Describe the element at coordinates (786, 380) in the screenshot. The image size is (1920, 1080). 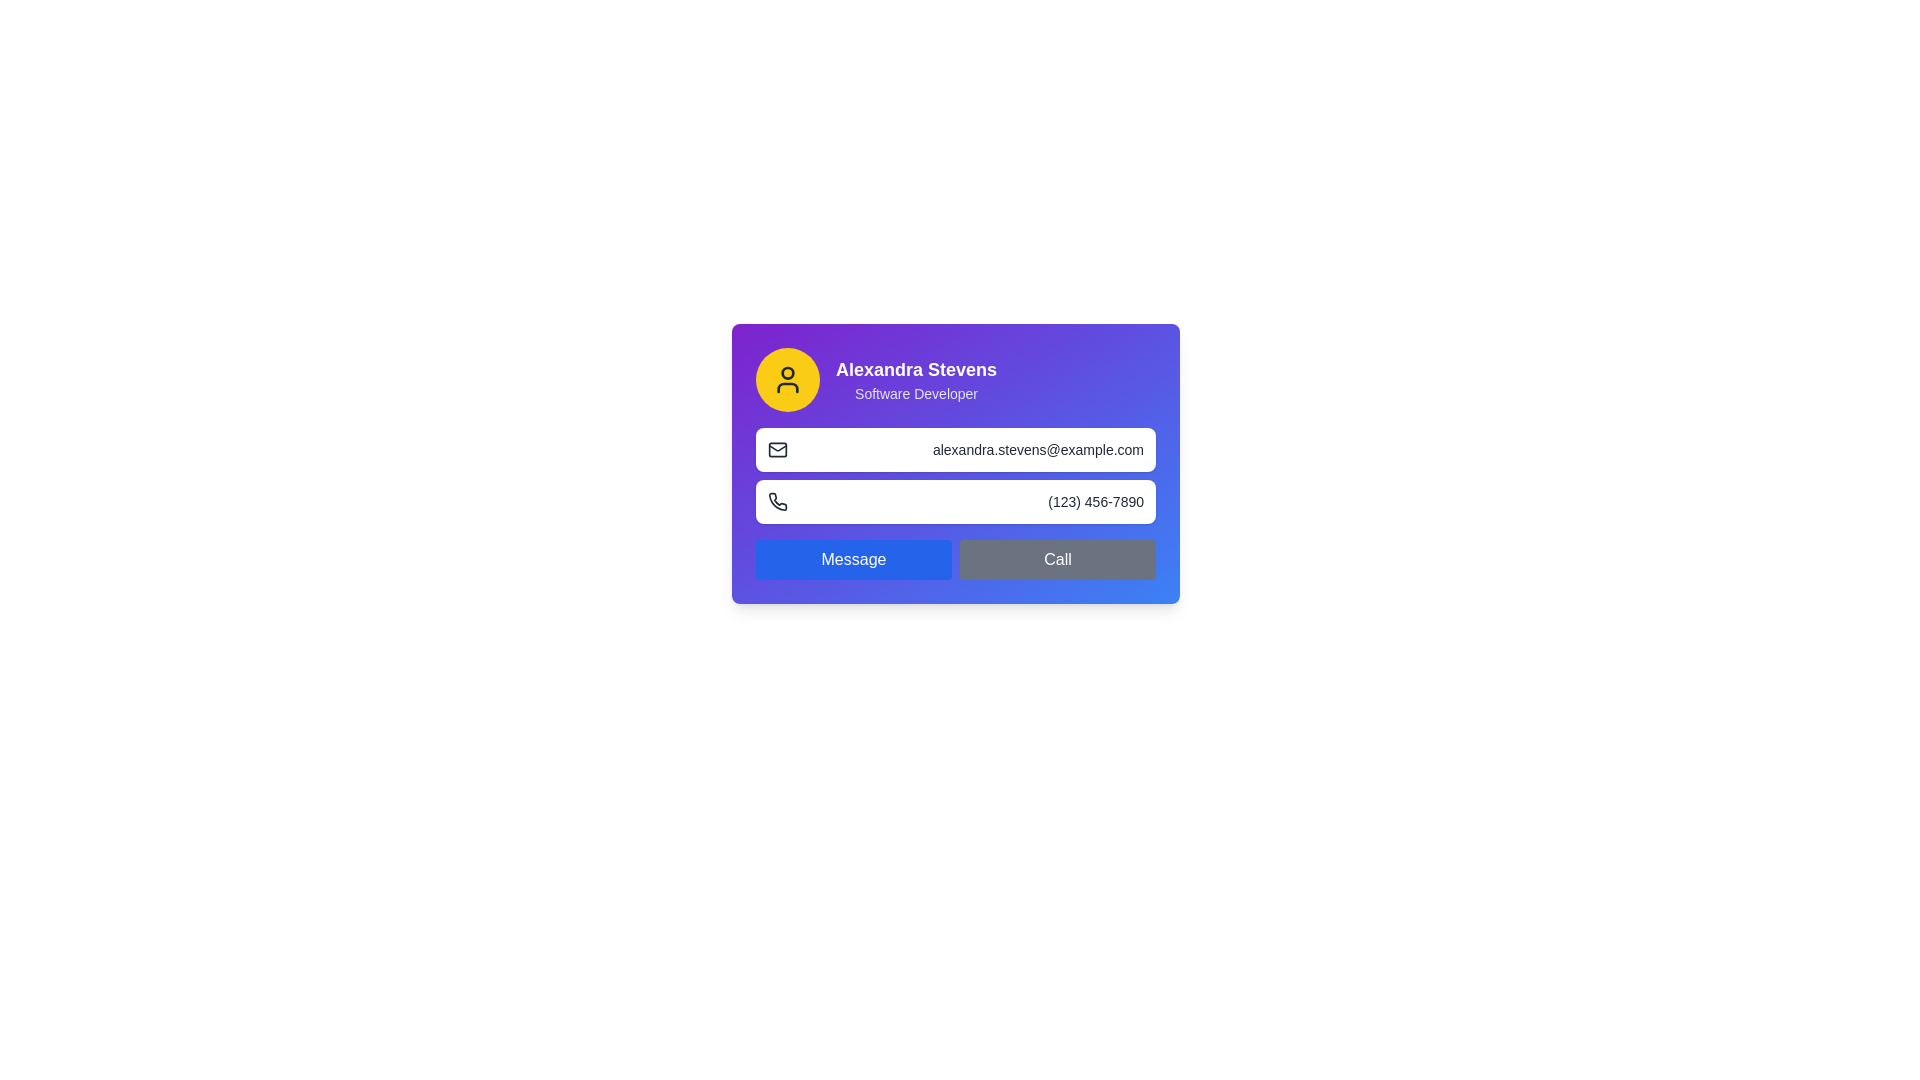
I see `circular yellow icon with a user symbol, located to the left of the text 'Alexandra Stevens - Software Developer' in the profile information card` at that location.